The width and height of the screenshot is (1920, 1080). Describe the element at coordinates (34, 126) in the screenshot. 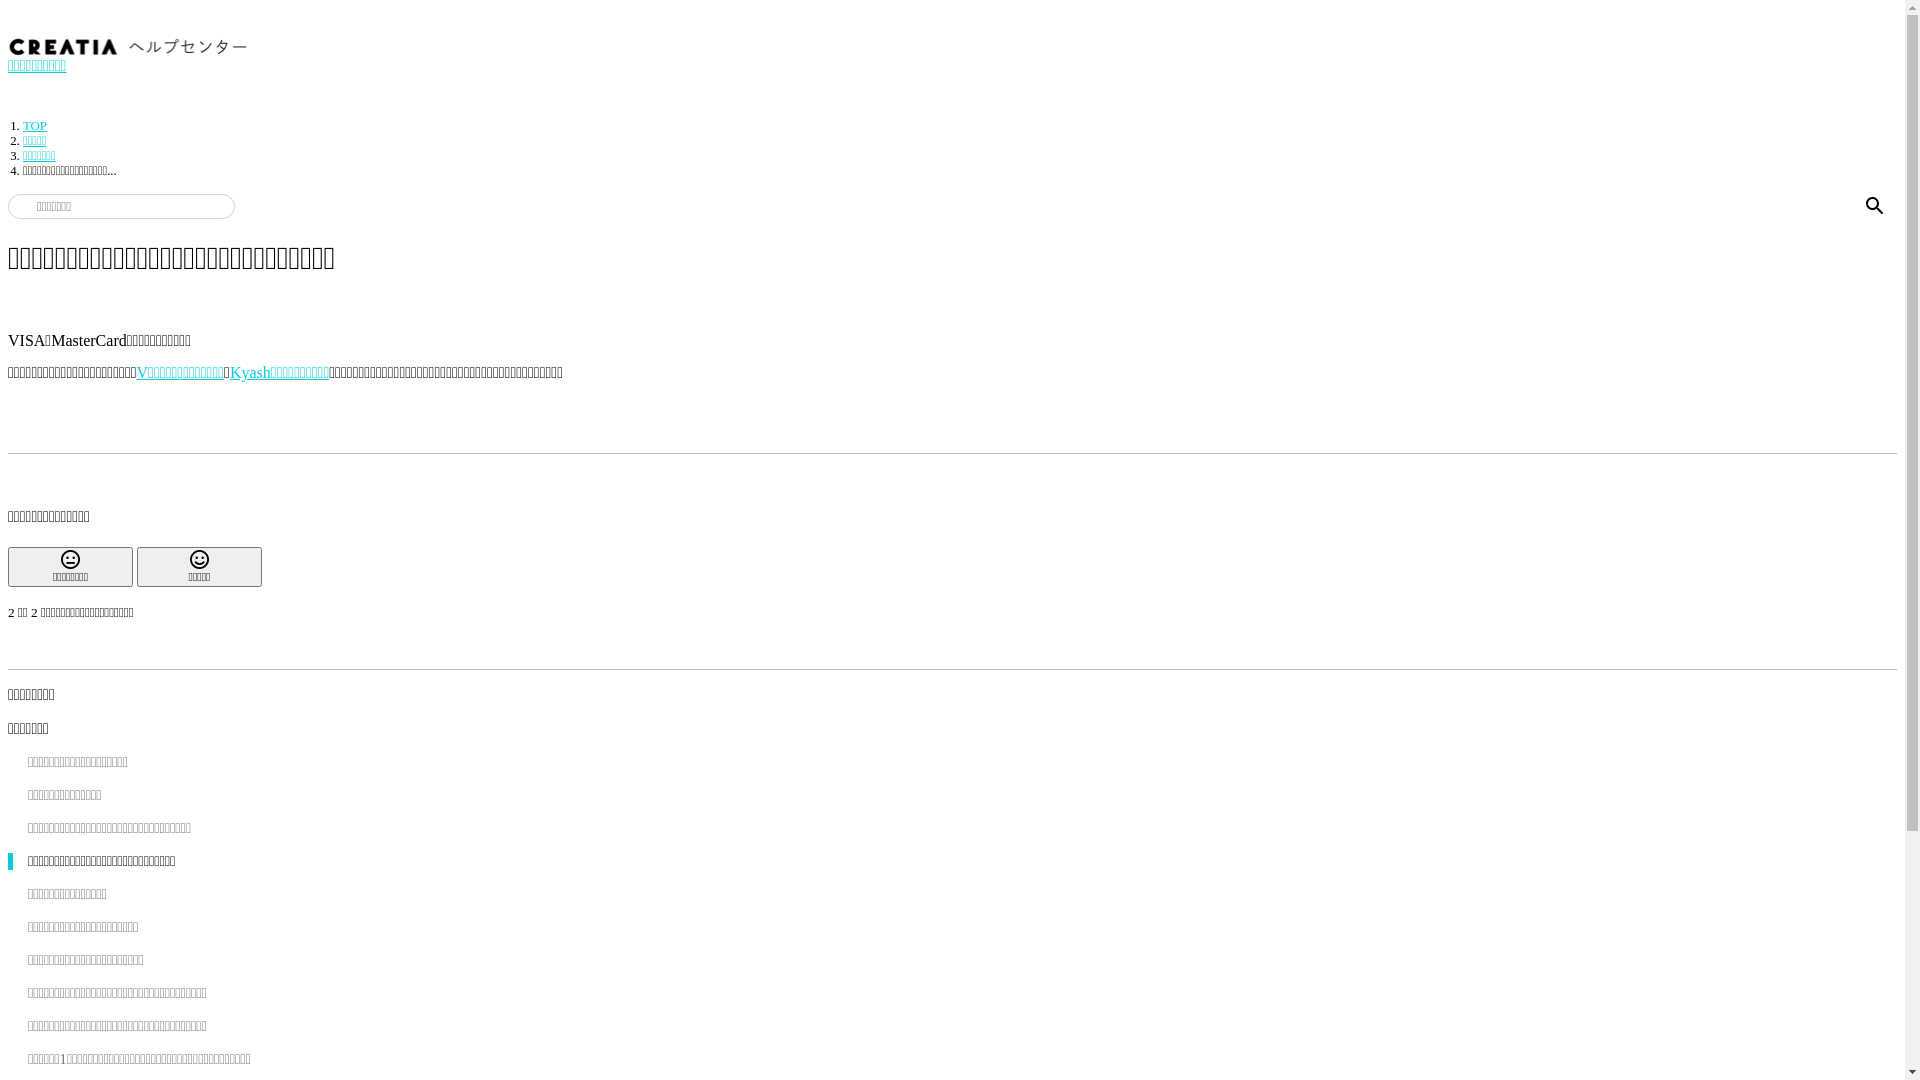

I see `'TOP'` at that location.